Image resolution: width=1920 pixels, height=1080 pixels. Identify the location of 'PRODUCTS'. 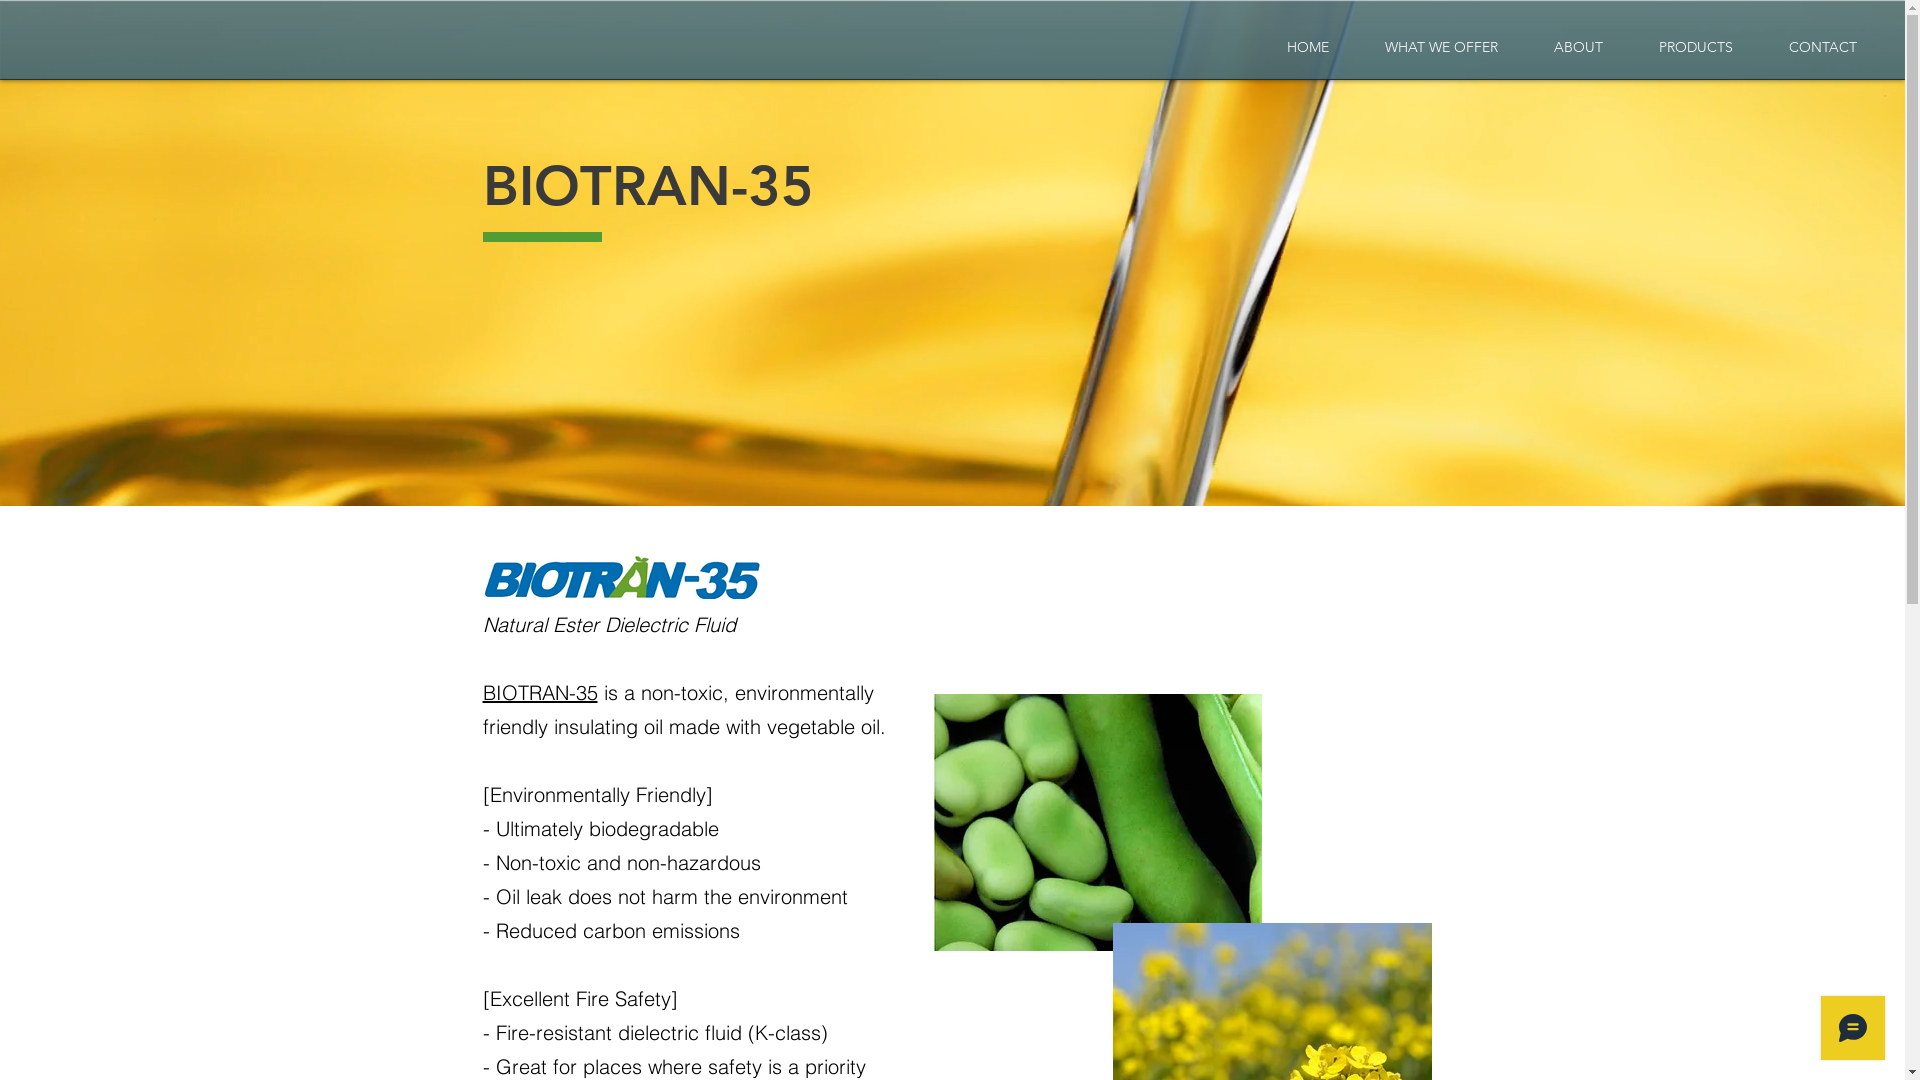
(1694, 46).